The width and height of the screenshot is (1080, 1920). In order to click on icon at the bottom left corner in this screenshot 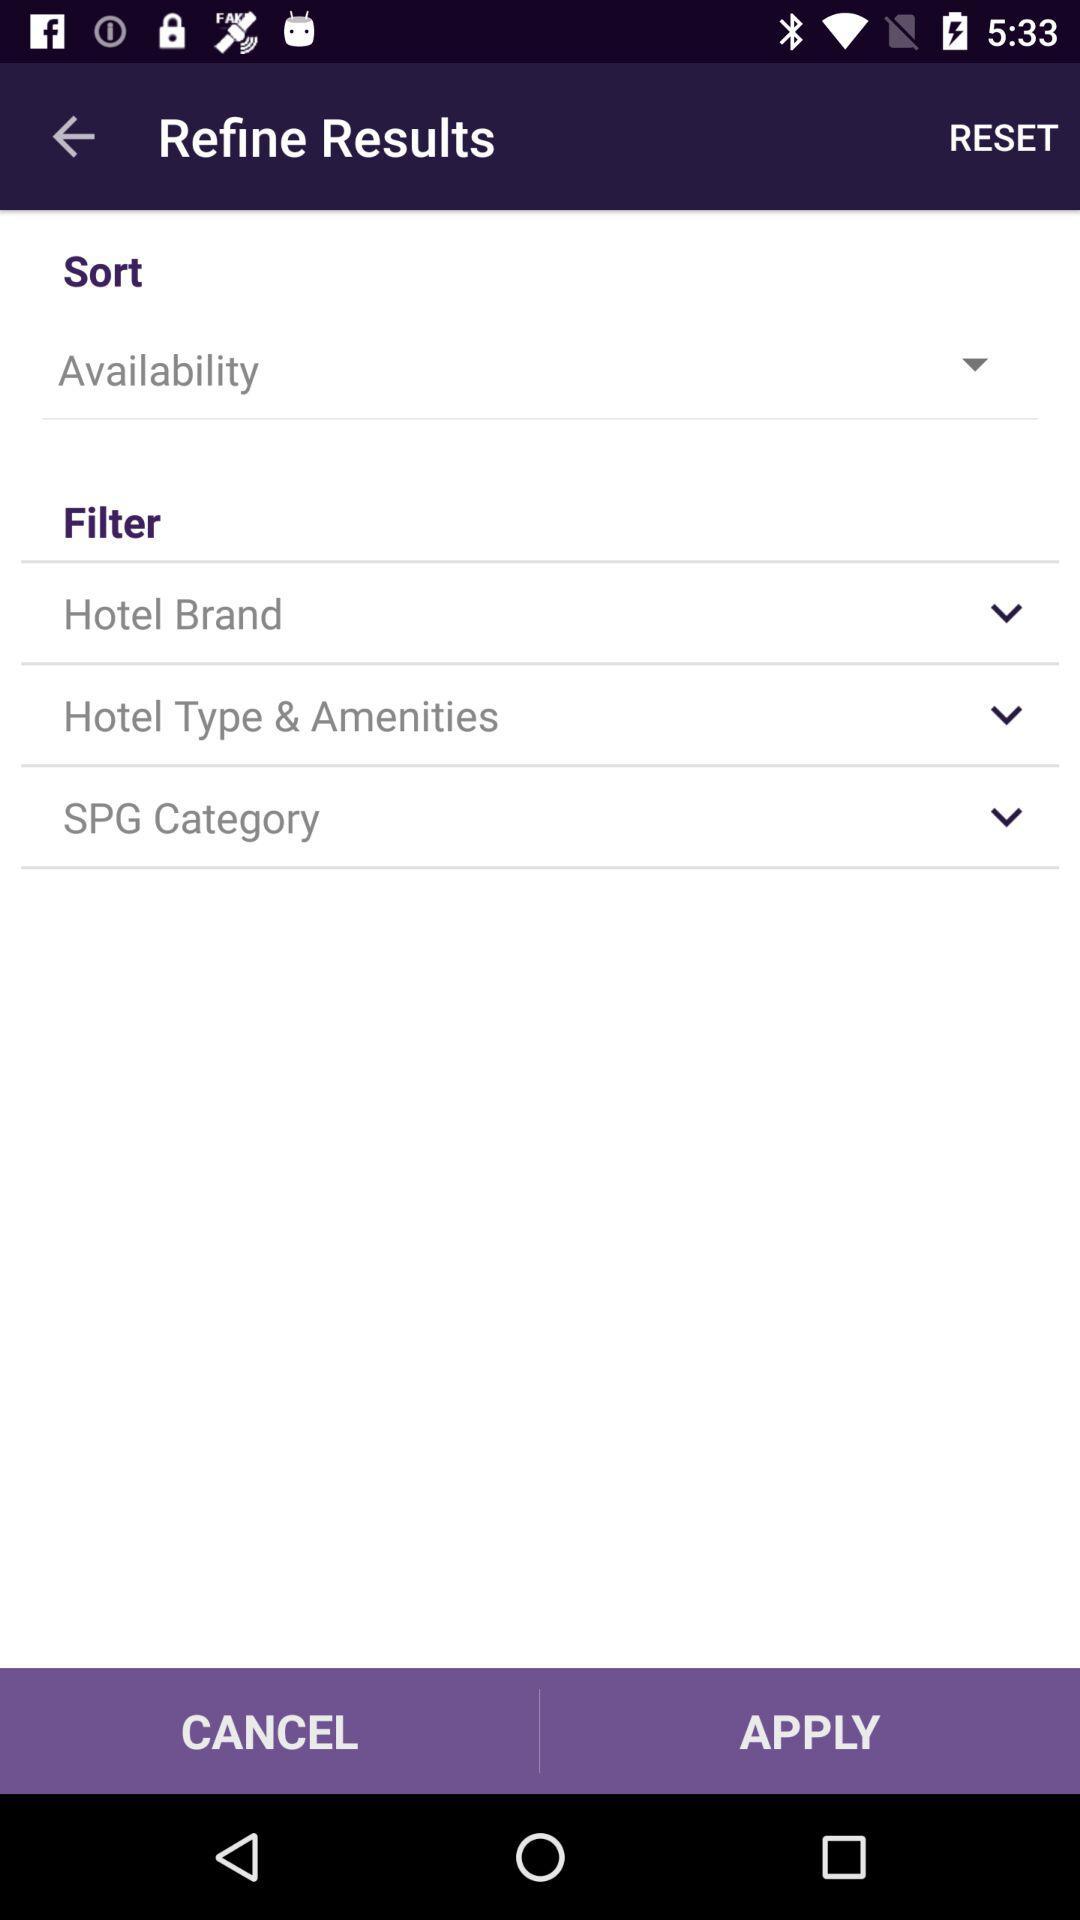, I will do `click(268, 1730)`.